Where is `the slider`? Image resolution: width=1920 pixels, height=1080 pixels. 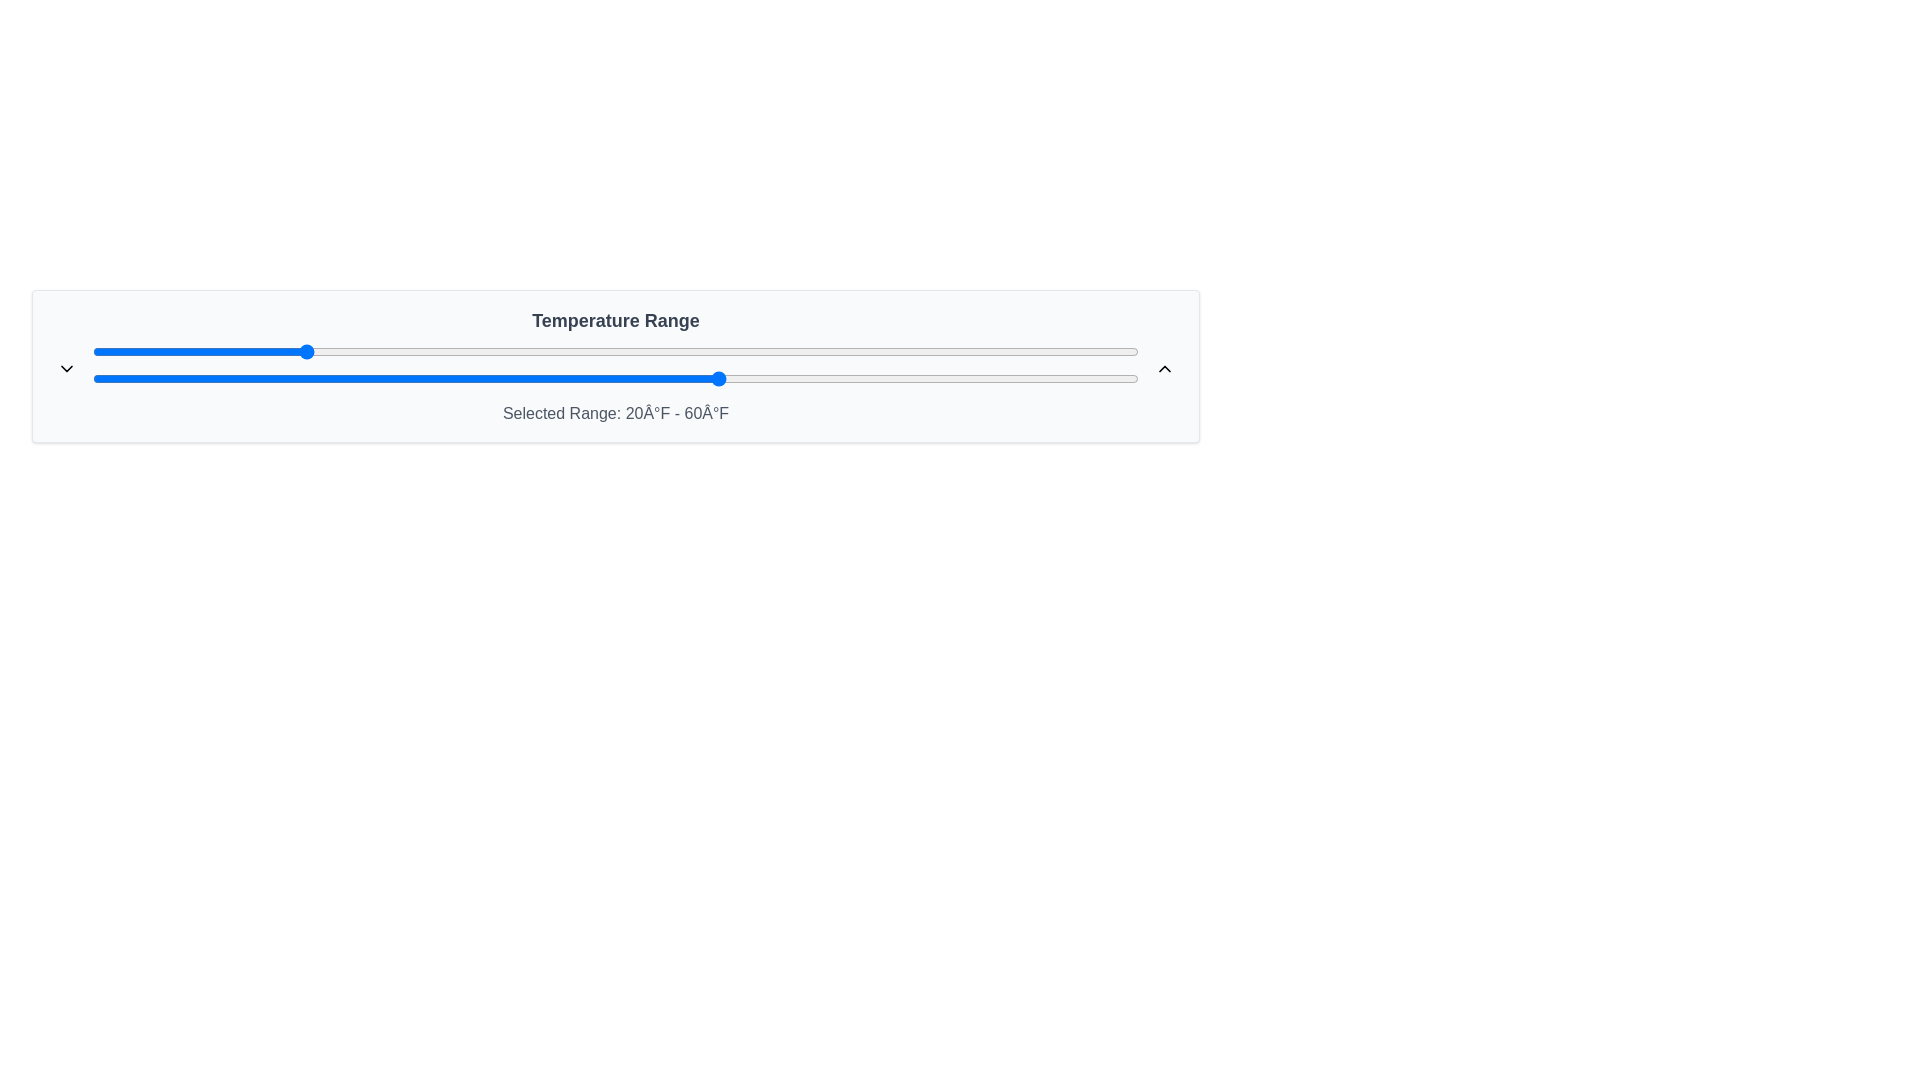 the slider is located at coordinates (668, 378).